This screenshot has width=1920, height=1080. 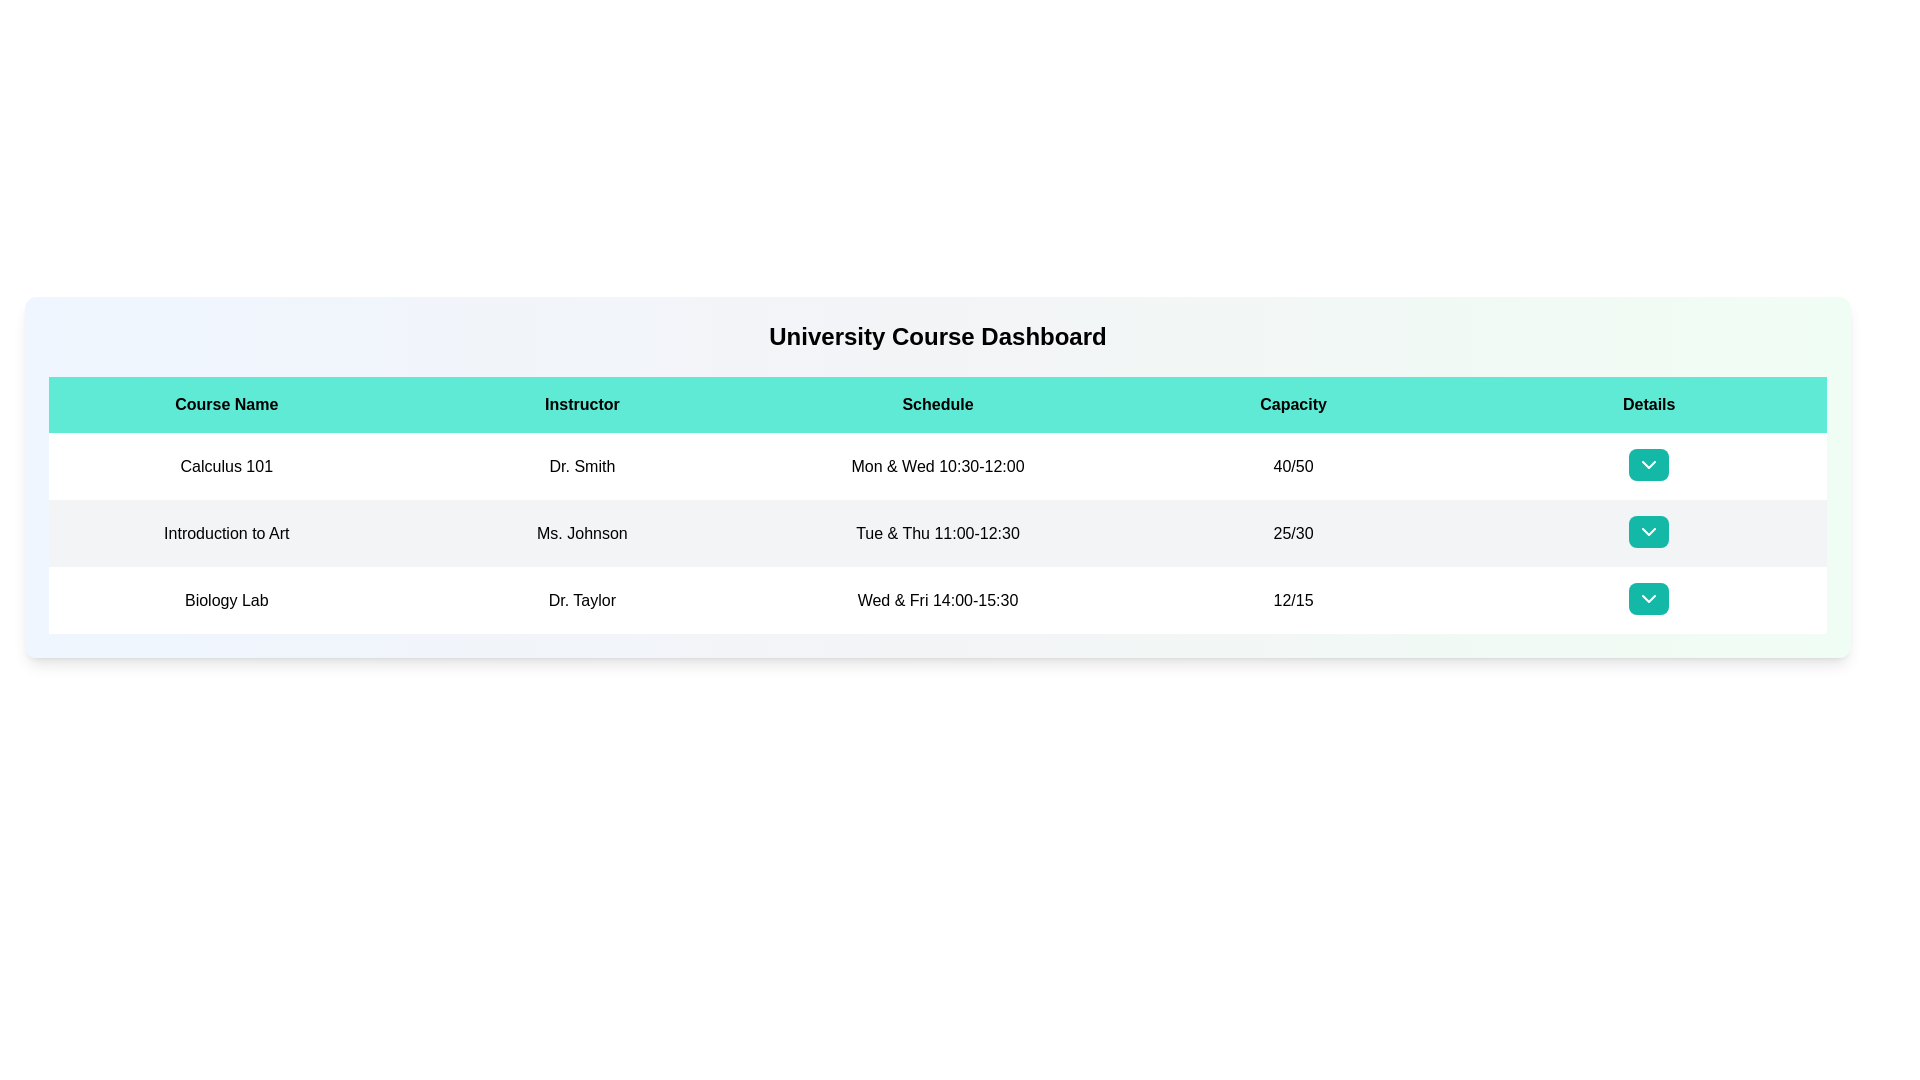 What do you see at coordinates (226, 599) in the screenshot?
I see `the text label displaying 'Biology Lab' located in the third row, first column of the table, positioned to the left of 'Dr. Taylor'` at bounding box center [226, 599].